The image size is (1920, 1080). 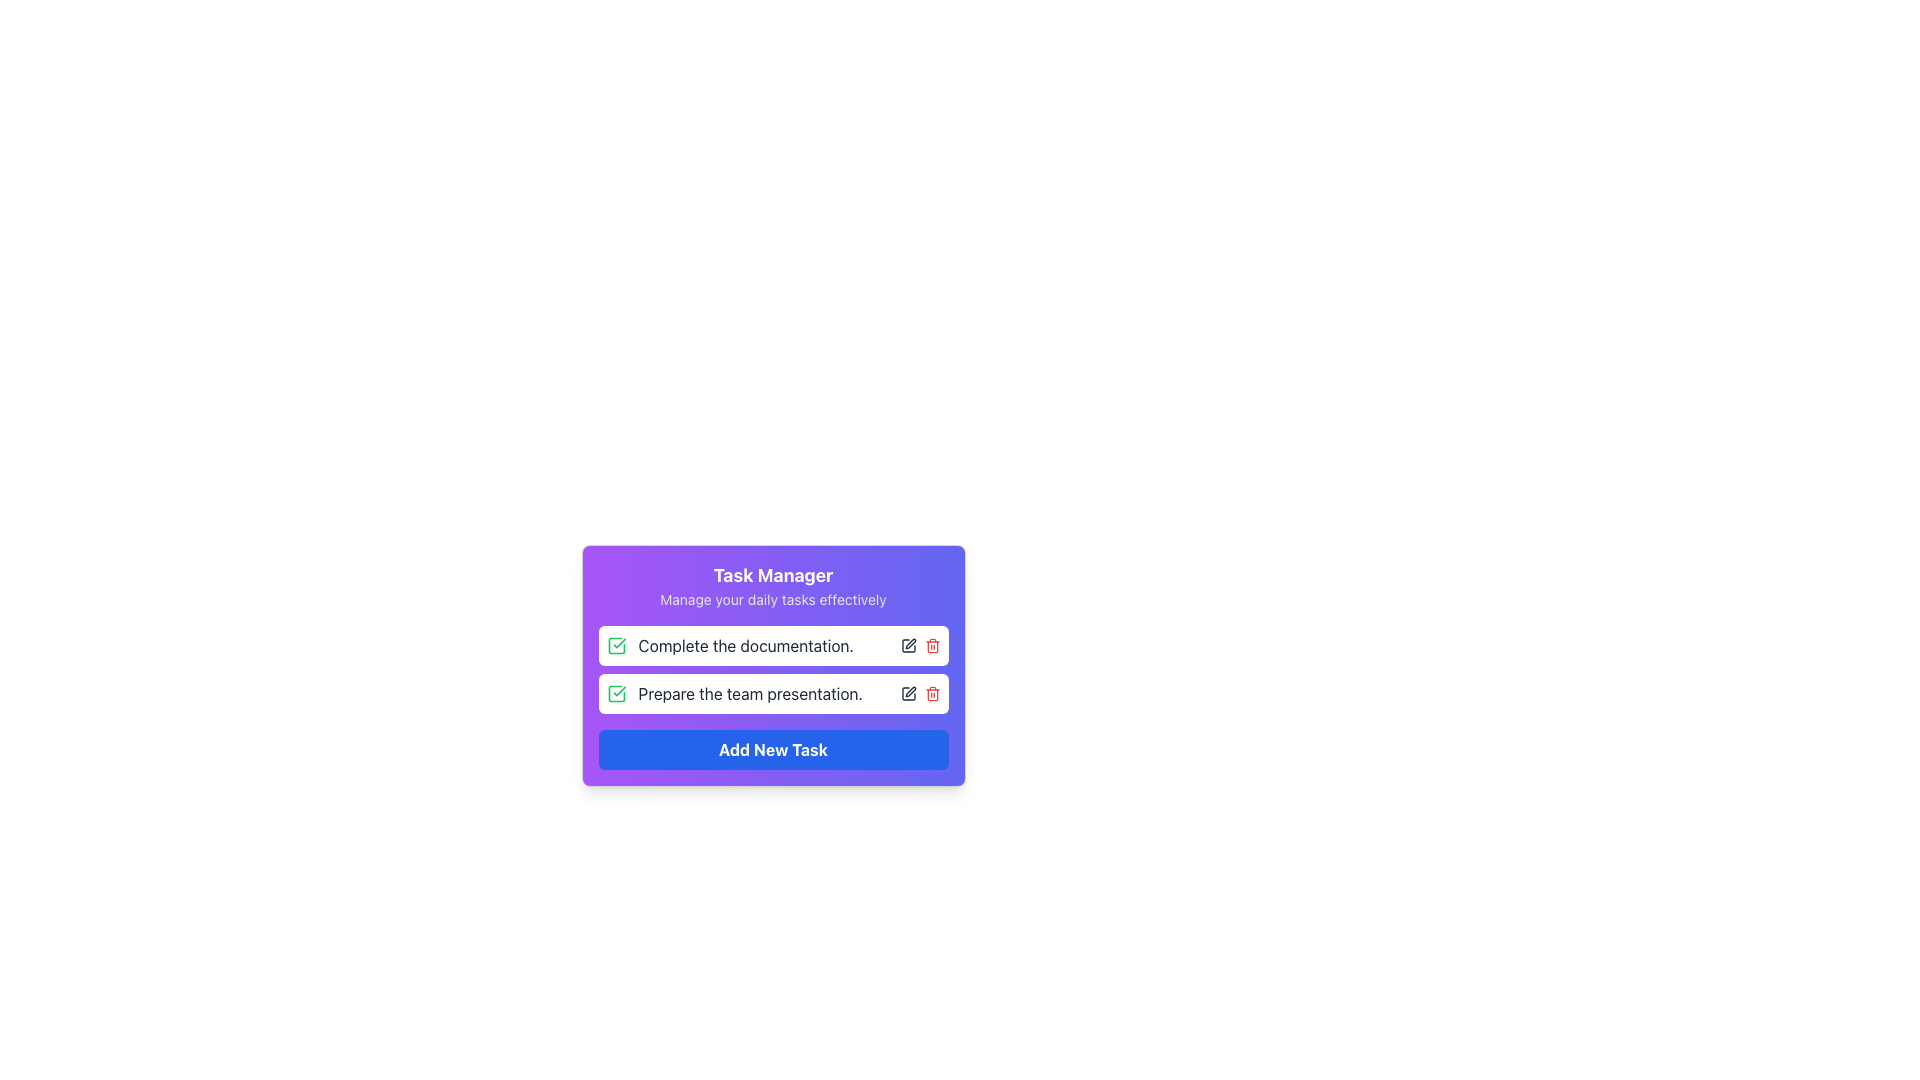 What do you see at coordinates (772, 645) in the screenshot?
I see `the first task item card in the task management system to mark it as completed` at bounding box center [772, 645].